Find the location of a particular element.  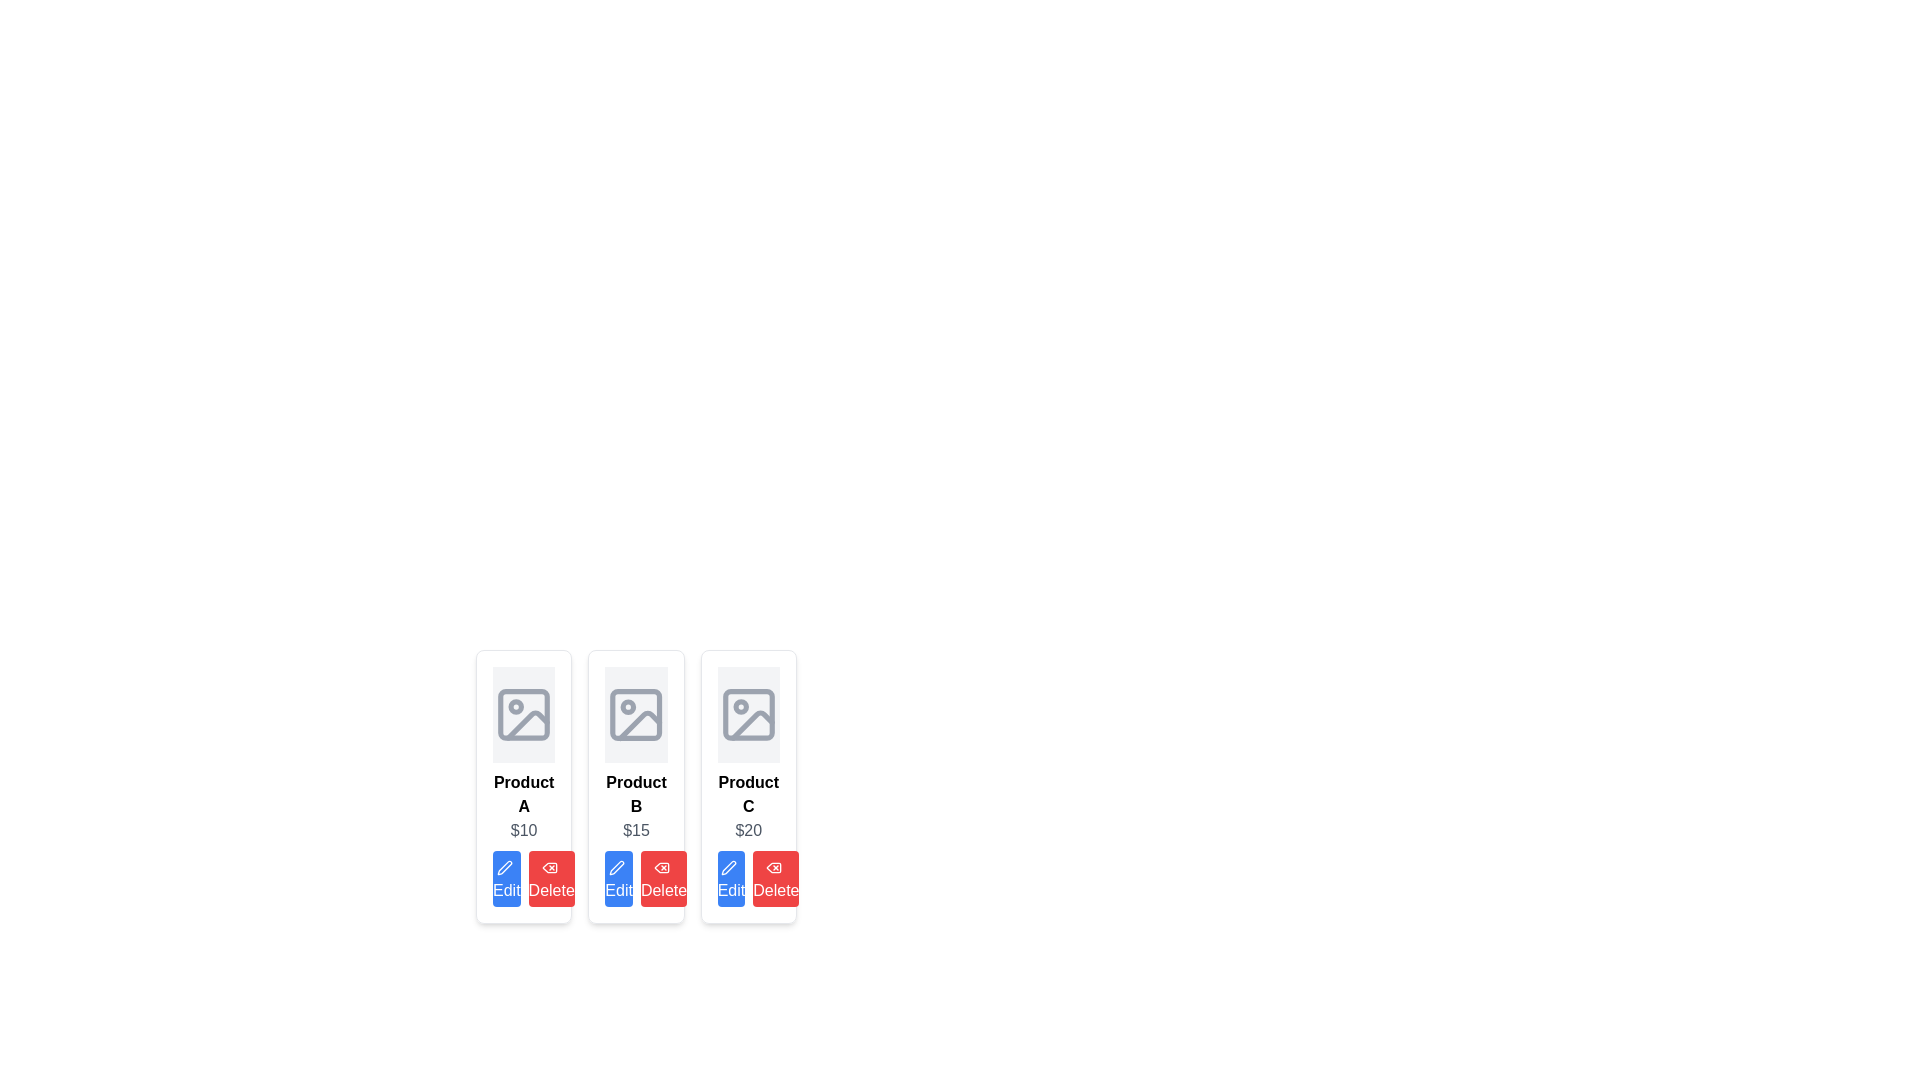

the 'Delete' button, which is a rectangular button with a red background and white text featuring a trash can icon, located at the bottom of a card in a horizontal group of buttons is located at coordinates (663, 878).